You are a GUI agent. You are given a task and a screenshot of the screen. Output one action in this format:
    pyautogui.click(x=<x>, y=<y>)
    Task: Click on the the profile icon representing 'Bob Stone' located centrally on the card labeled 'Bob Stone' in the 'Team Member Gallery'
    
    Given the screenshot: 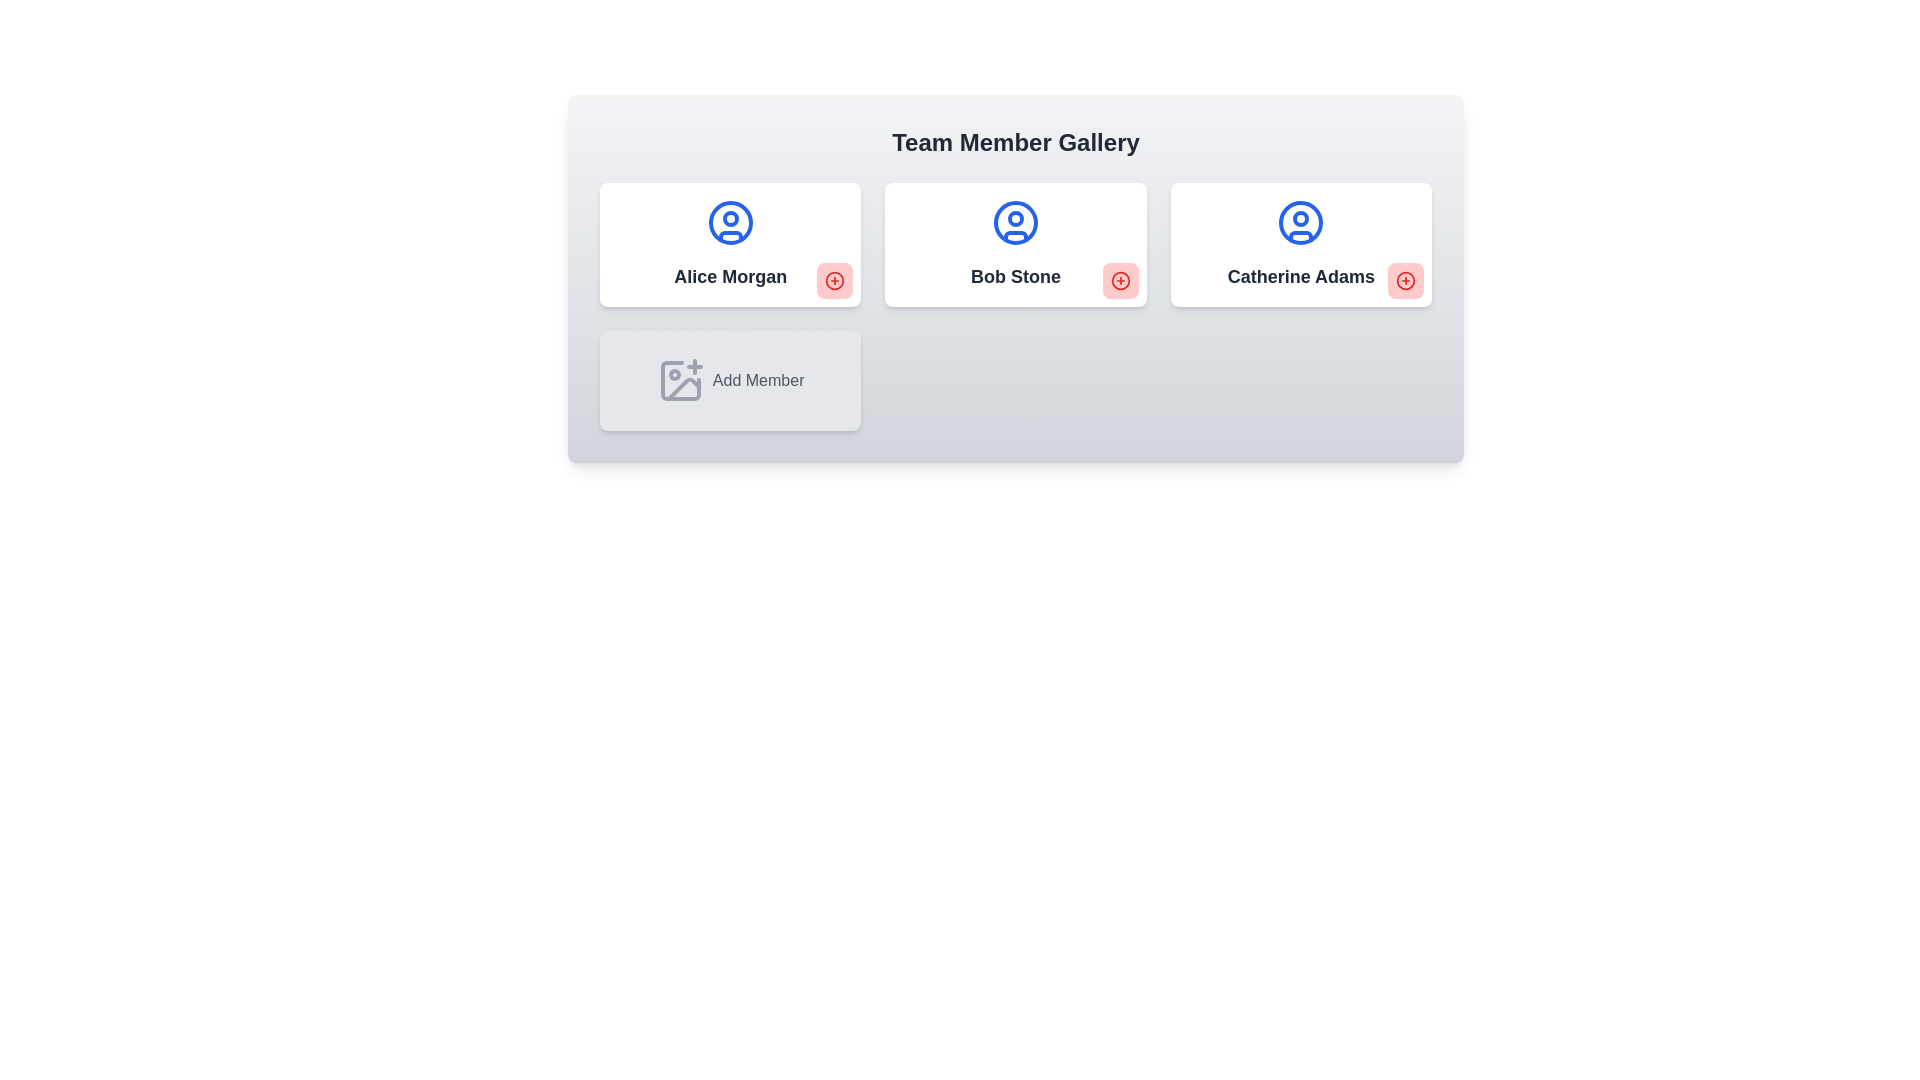 What is the action you would take?
    pyautogui.click(x=1016, y=223)
    